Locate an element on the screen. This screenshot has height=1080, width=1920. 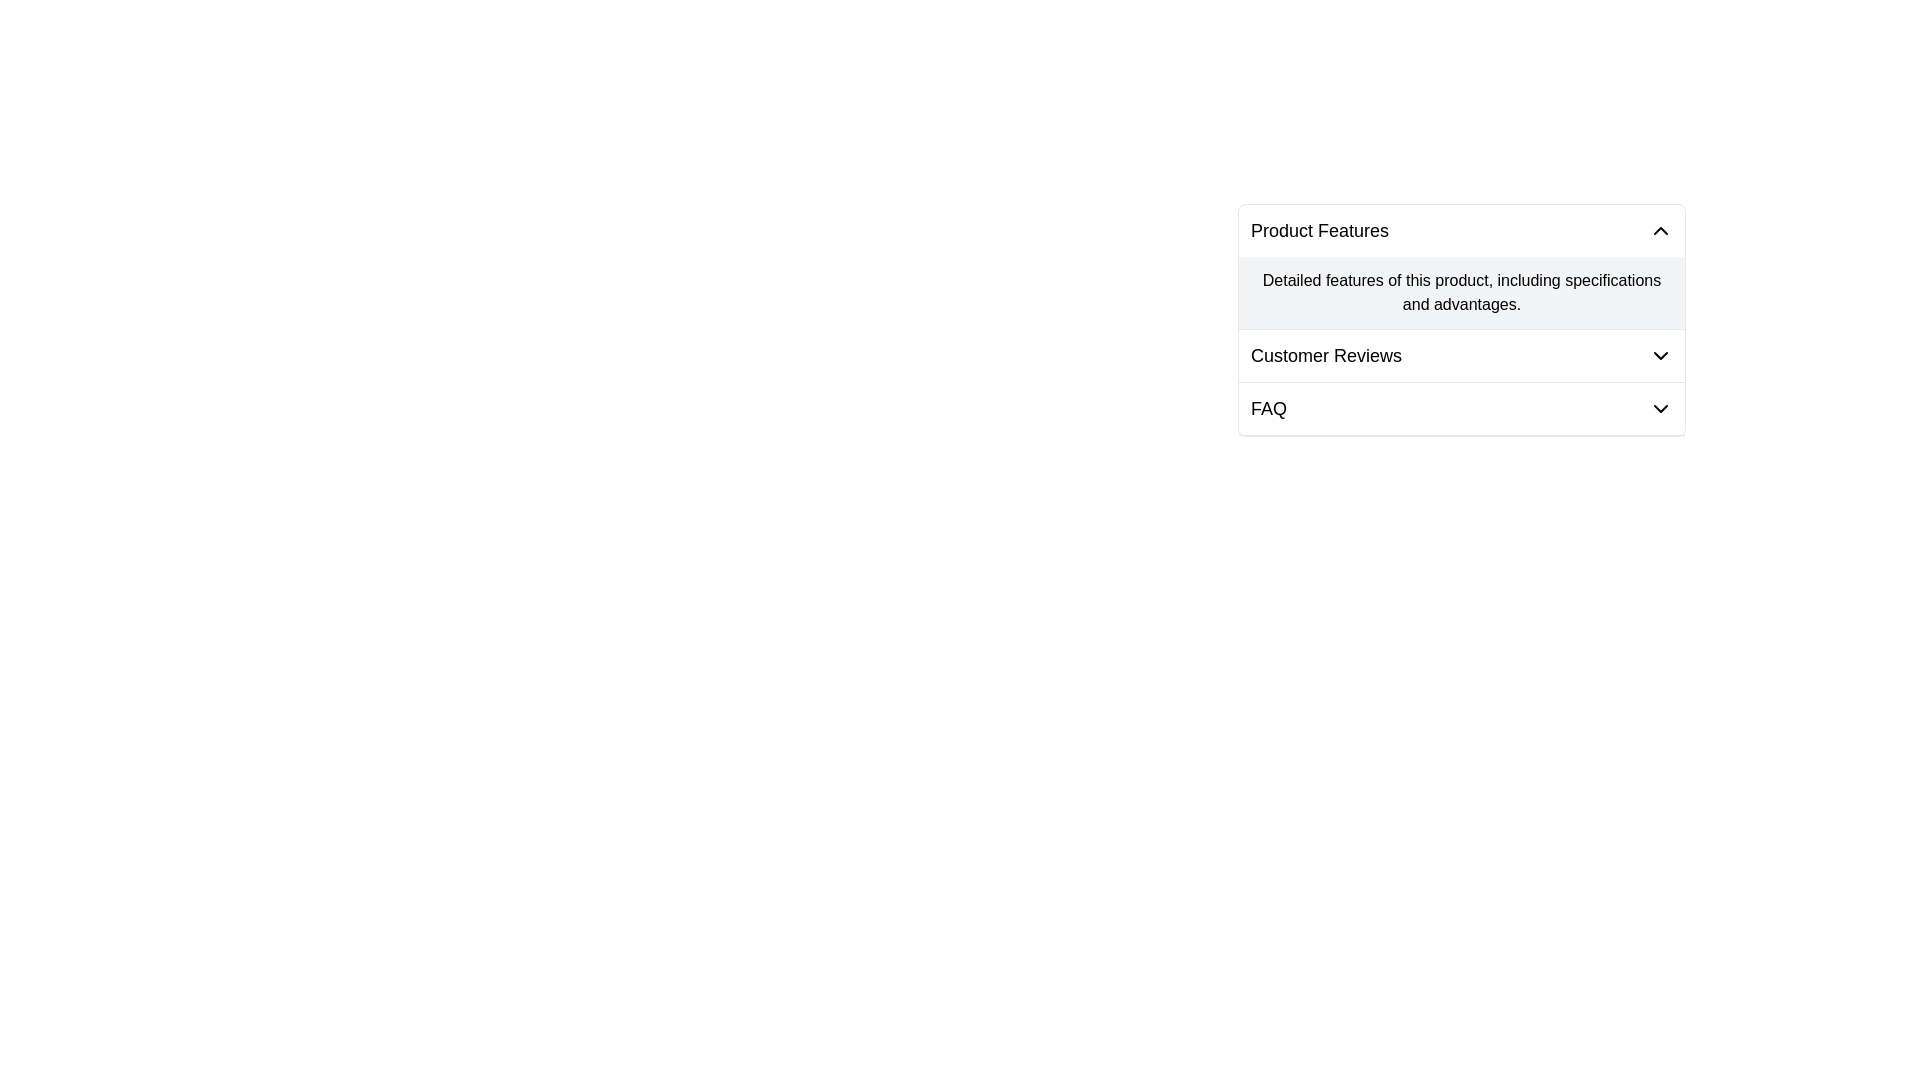
the downward-pointing chevron SVG graphic indicating the 'Customer Reviews' section is located at coordinates (1660, 354).